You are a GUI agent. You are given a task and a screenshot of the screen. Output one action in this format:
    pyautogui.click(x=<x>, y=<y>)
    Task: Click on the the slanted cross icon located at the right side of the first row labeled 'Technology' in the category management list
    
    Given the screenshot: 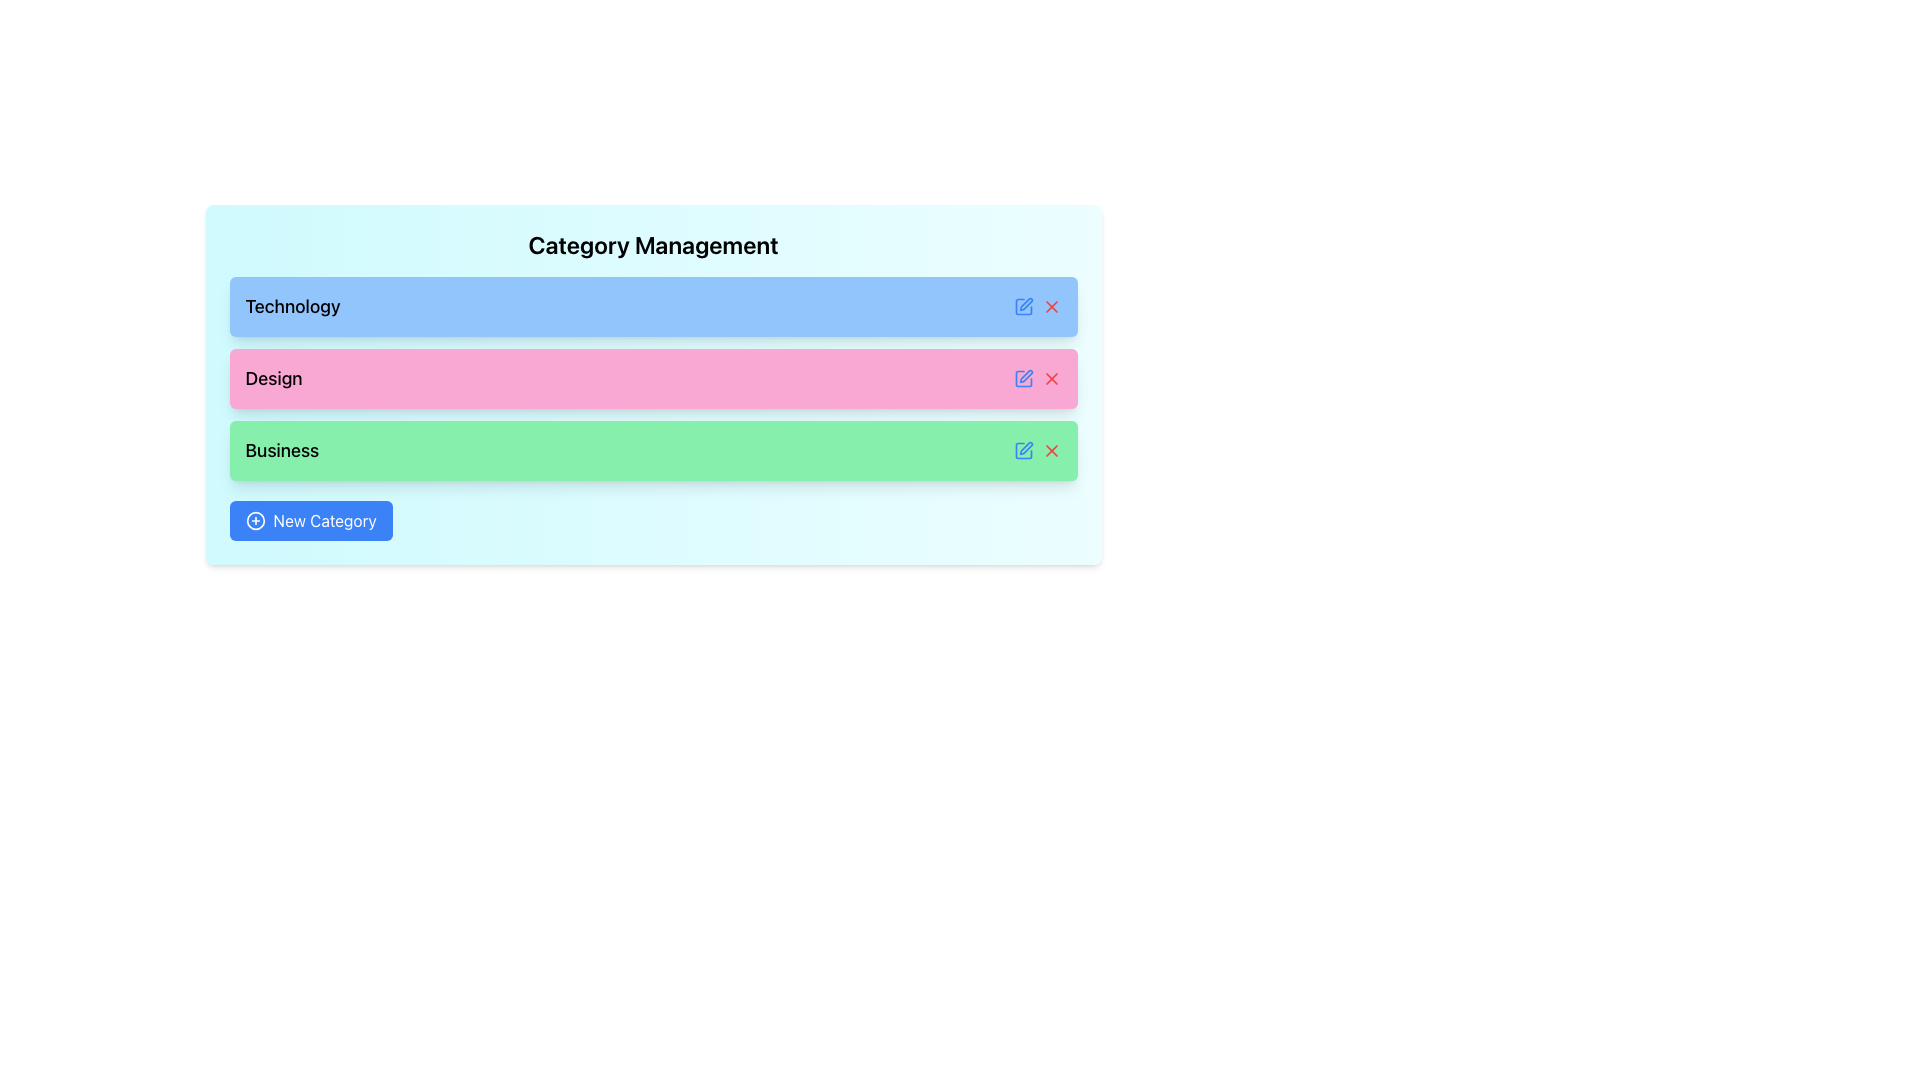 What is the action you would take?
    pyautogui.click(x=1050, y=307)
    